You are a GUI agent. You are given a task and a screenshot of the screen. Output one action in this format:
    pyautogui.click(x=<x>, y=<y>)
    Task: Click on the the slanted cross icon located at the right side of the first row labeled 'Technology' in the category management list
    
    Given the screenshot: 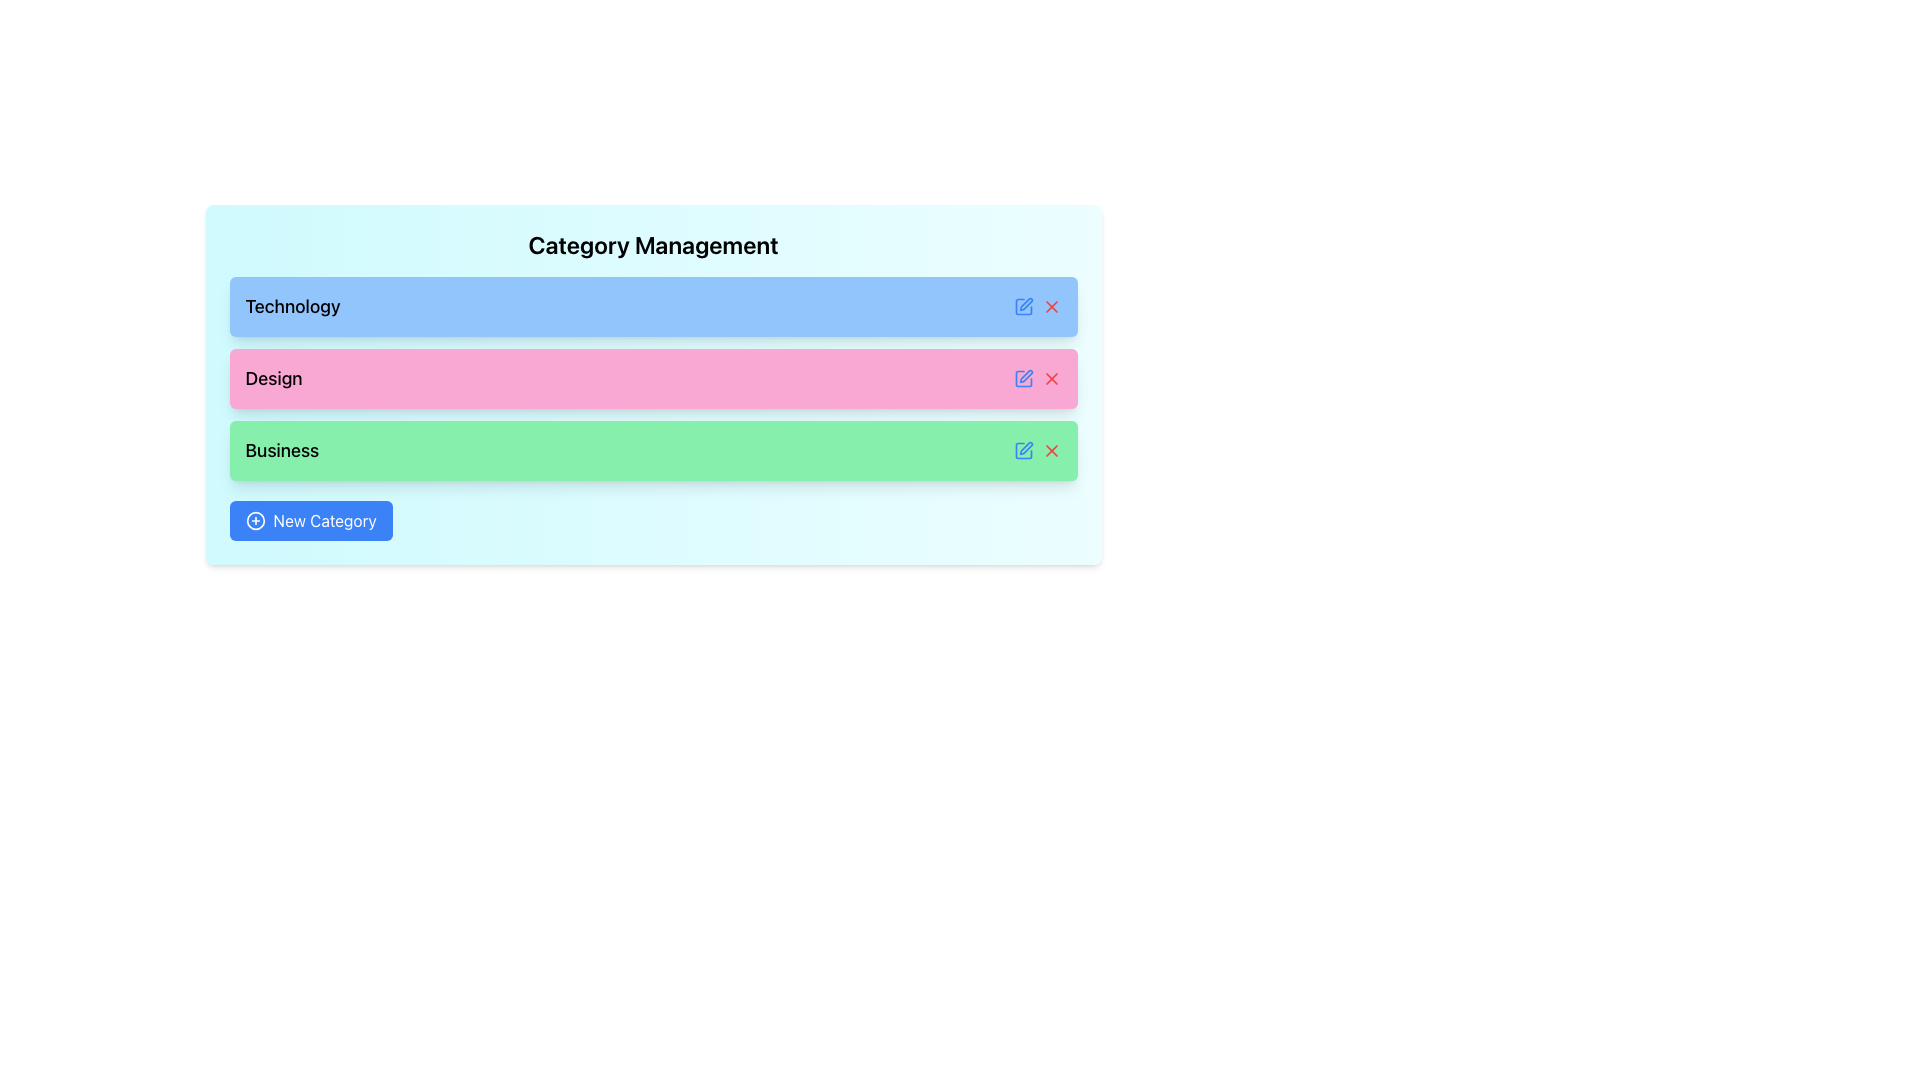 What is the action you would take?
    pyautogui.click(x=1050, y=307)
    